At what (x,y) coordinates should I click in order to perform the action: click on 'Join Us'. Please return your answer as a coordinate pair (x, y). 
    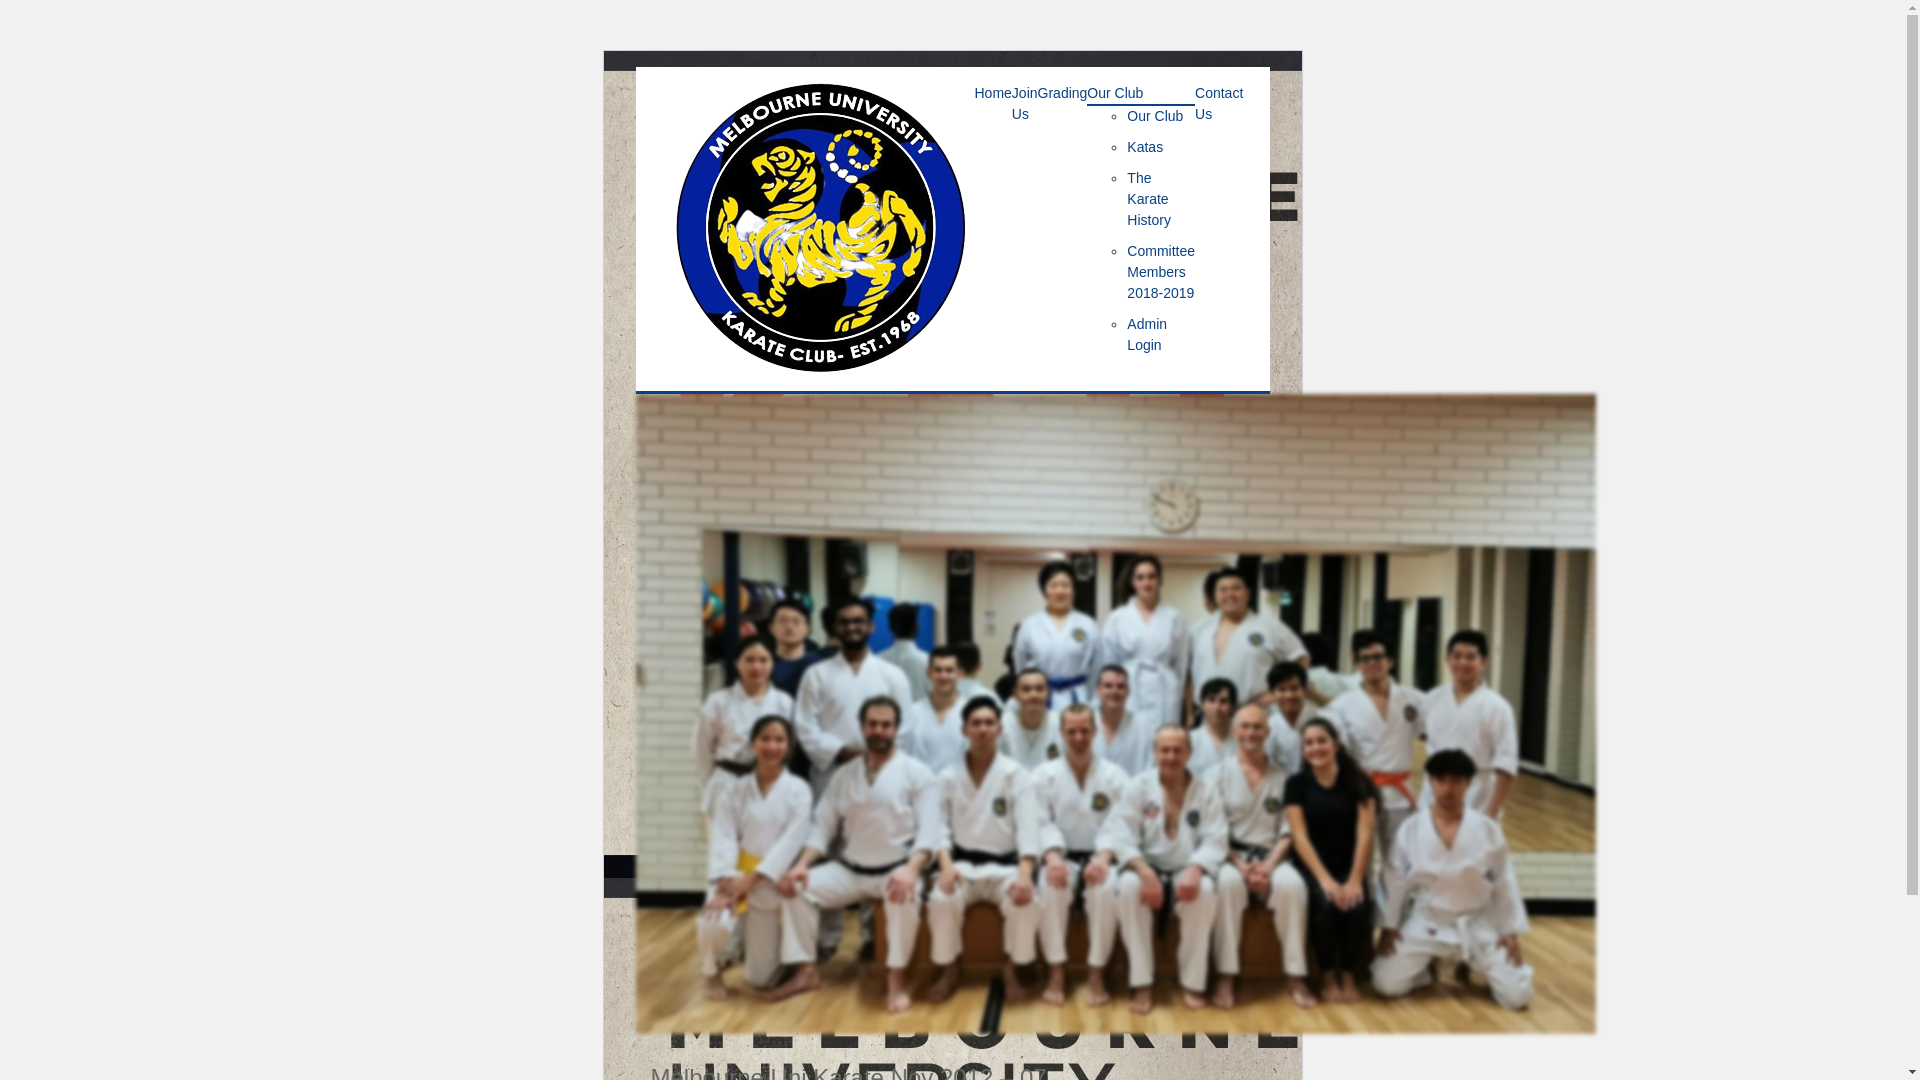
    Looking at the image, I should click on (1025, 102).